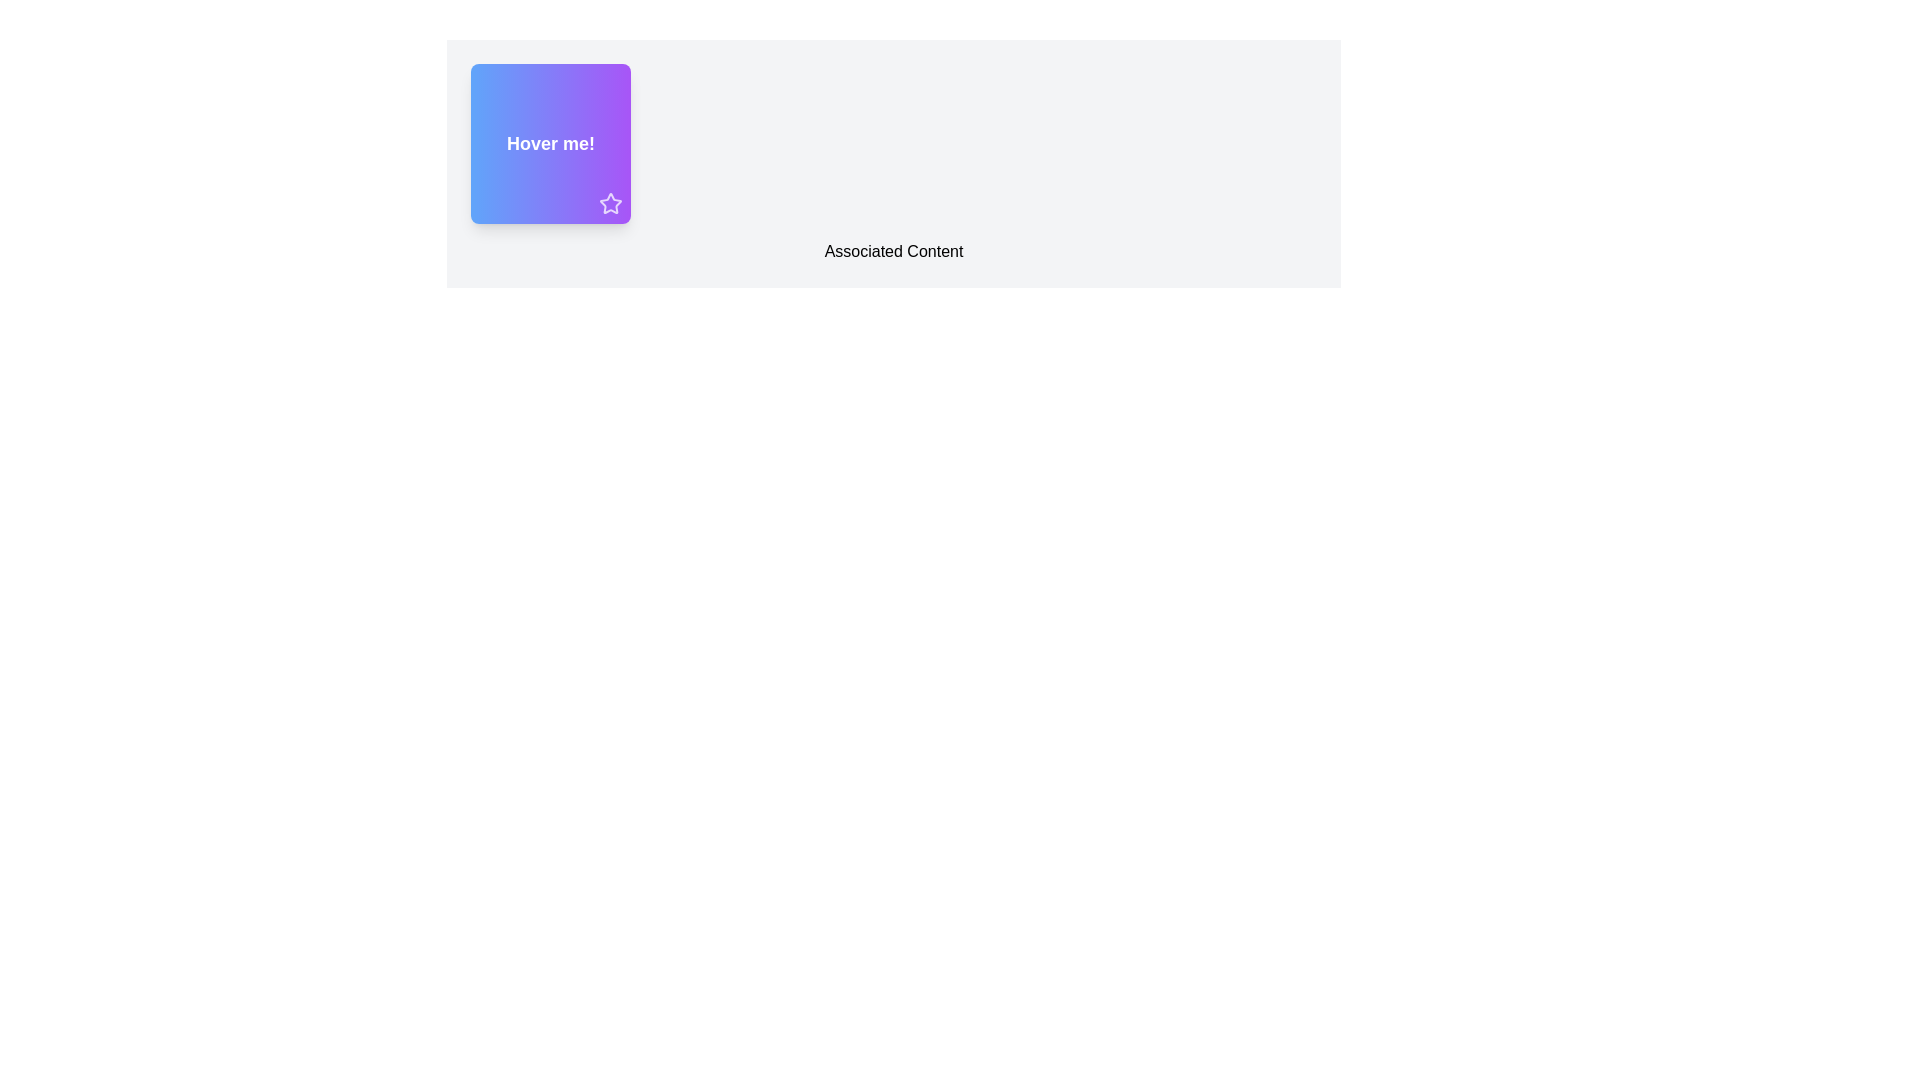 The image size is (1920, 1080). What do you see at coordinates (609, 203) in the screenshot?
I see `the star icon located in the bottom right corner of the card labeled 'Hover me!'` at bounding box center [609, 203].